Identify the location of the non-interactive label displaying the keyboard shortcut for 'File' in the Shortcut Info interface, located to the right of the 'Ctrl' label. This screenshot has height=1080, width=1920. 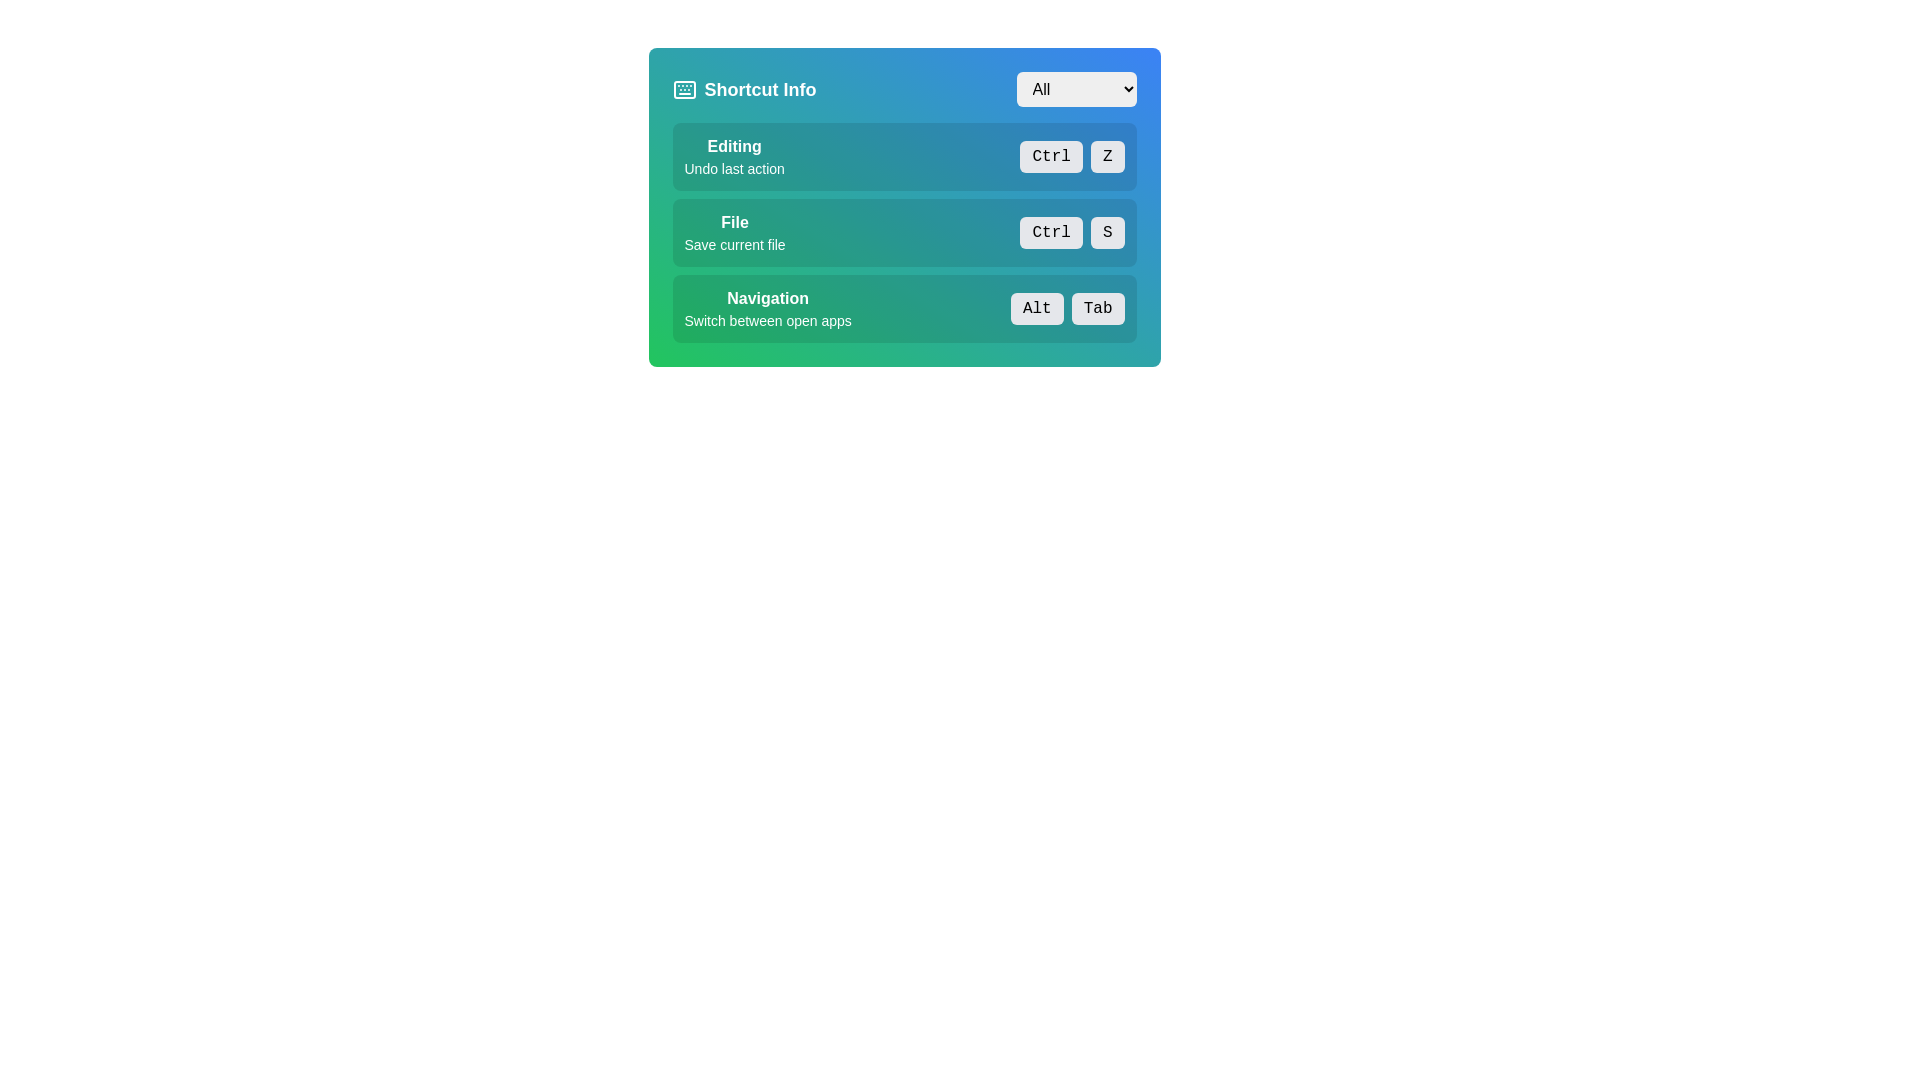
(1106, 231).